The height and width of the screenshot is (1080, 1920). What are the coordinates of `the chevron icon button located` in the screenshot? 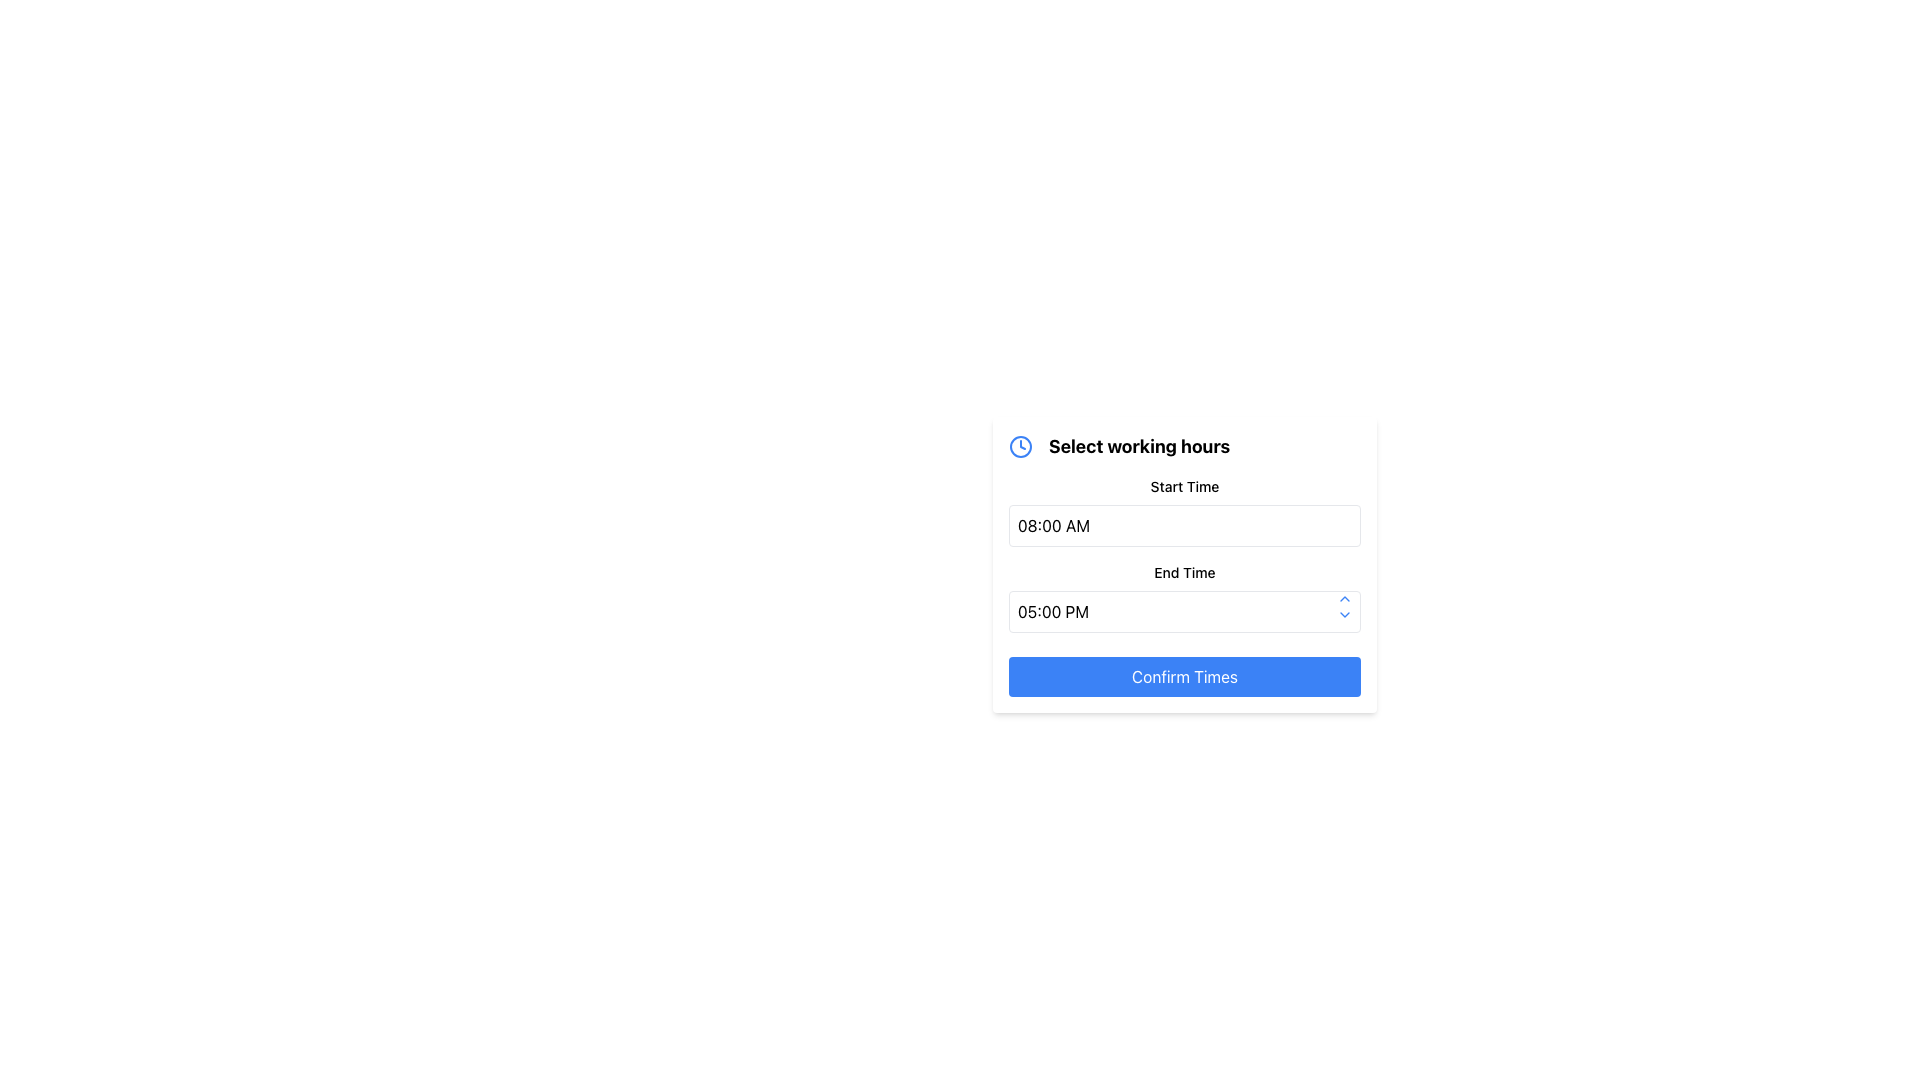 It's located at (1344, 613).